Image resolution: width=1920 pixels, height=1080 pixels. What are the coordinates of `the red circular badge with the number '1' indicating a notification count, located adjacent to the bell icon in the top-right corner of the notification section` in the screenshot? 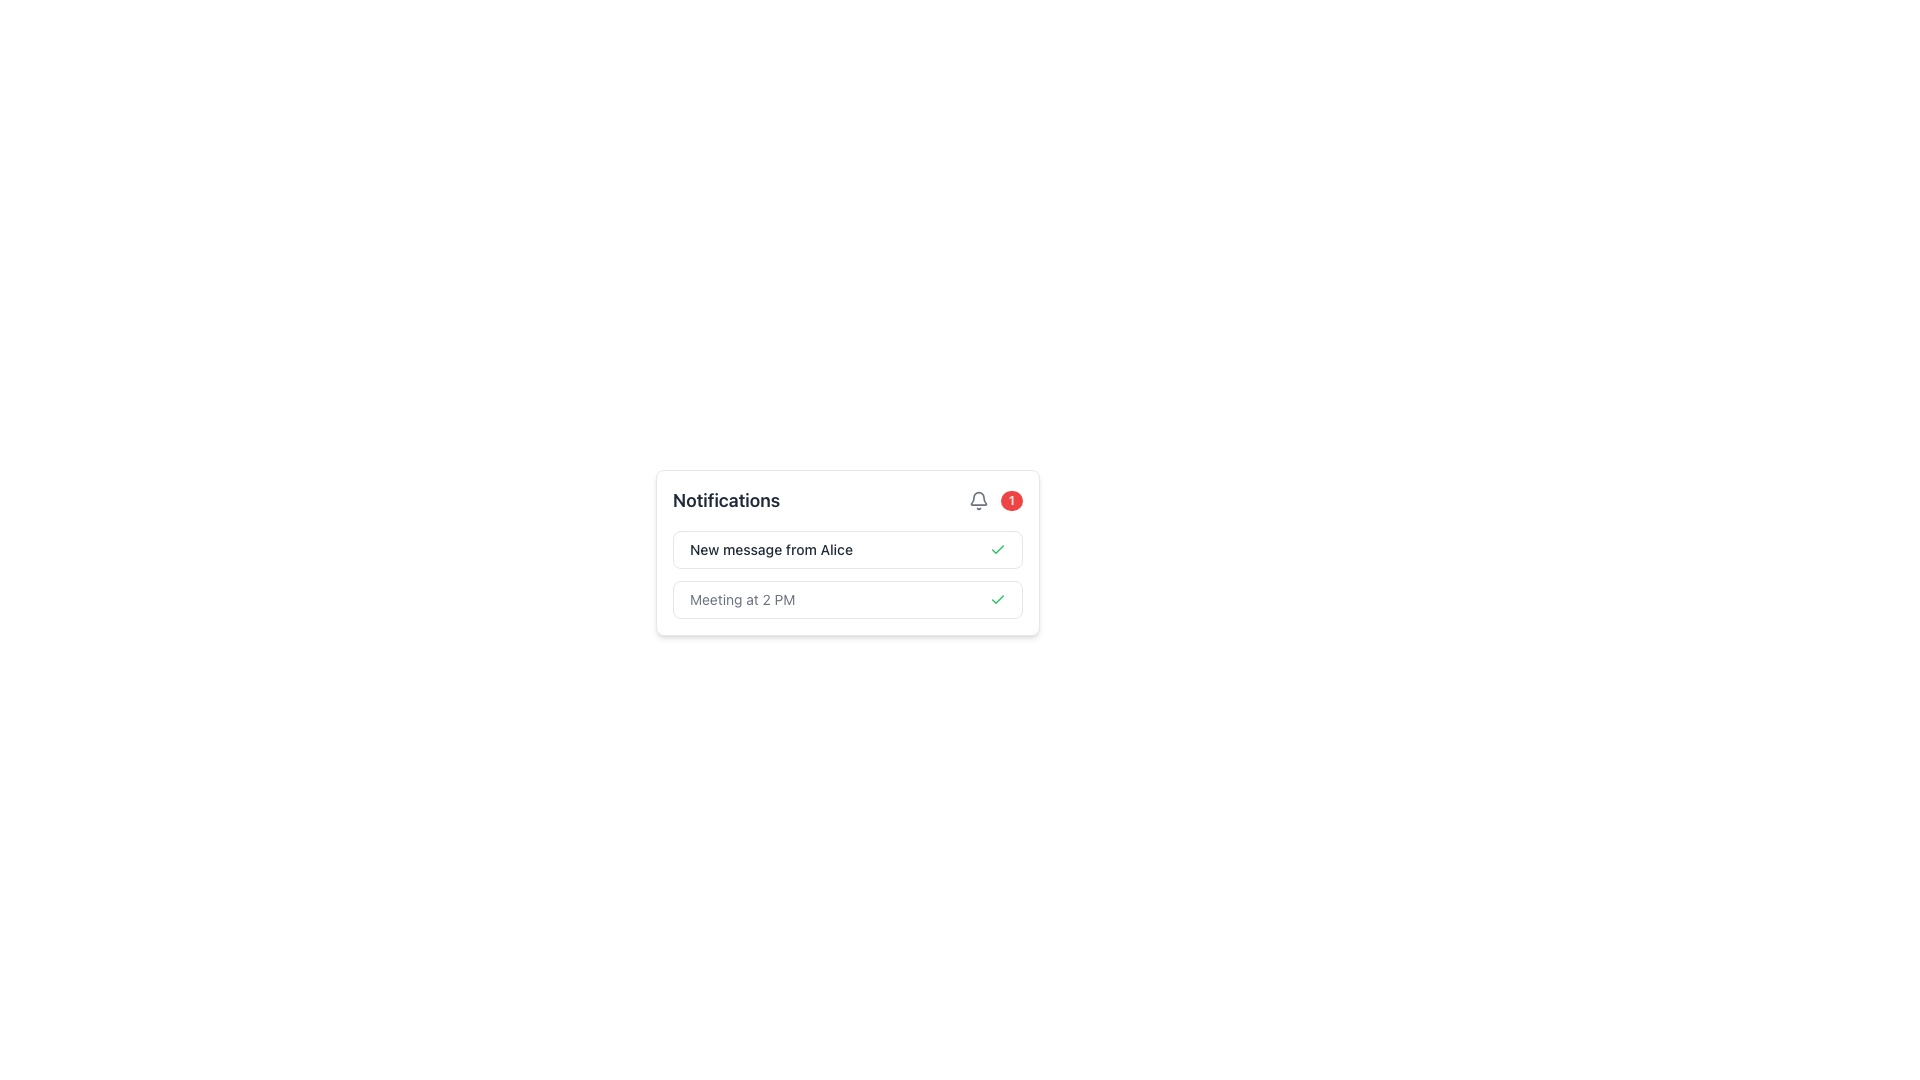 It's located at (995, 500).